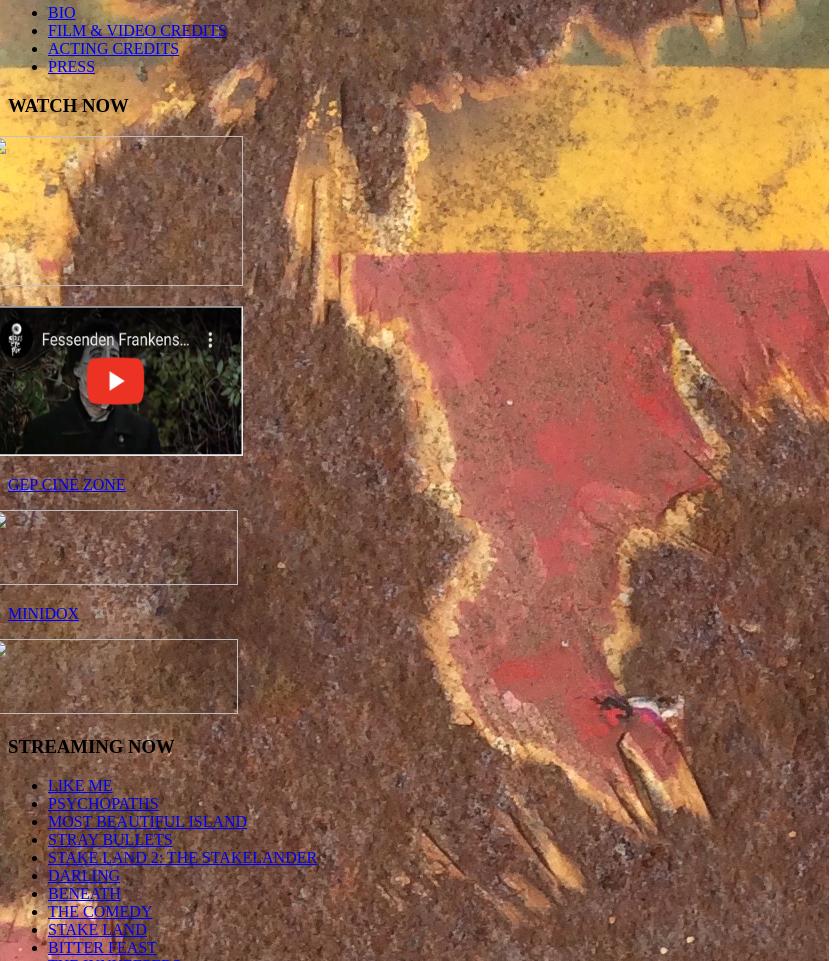 The width and height of the screenshot is (832, 961). Describe the element at coordinates (79, 784) in the screenshot. I see `'LIKE ME'` at that location.